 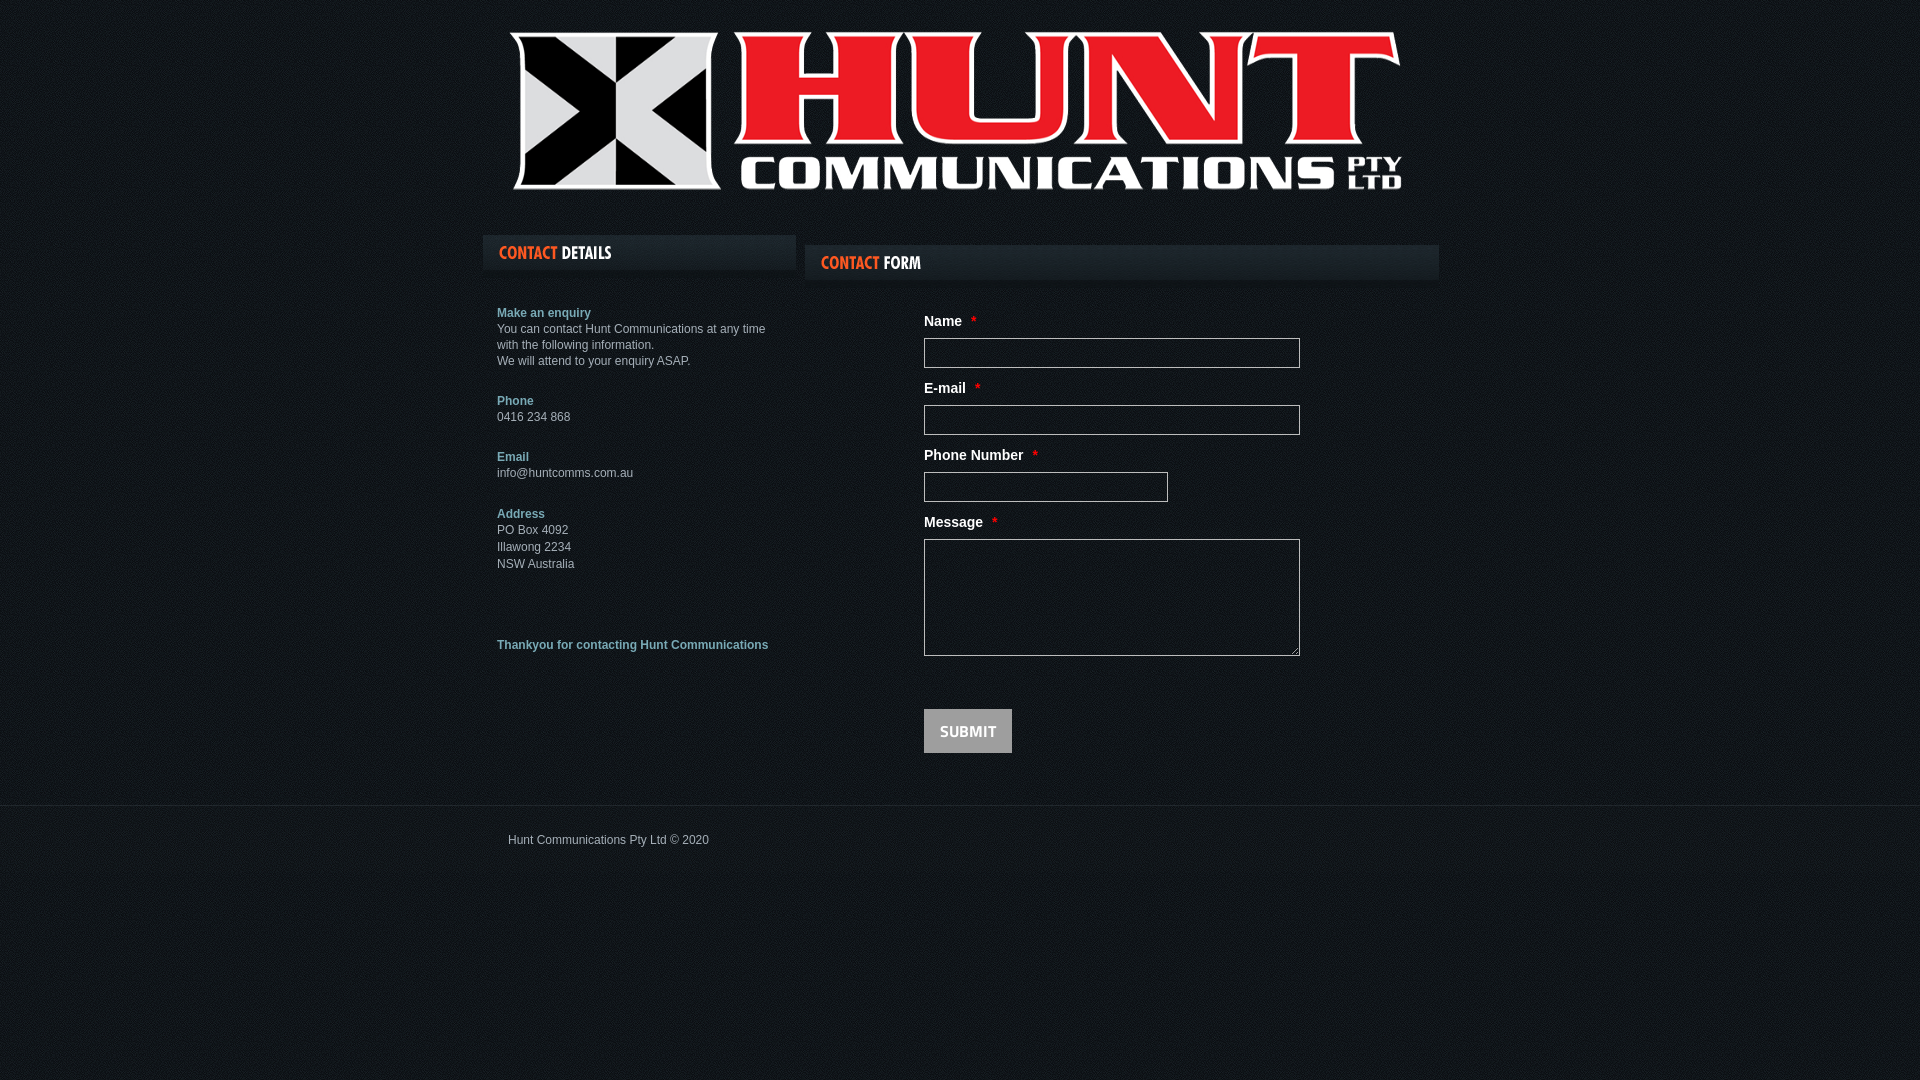 I want to click on 'SUBMIT', so click(x=968, y=731).